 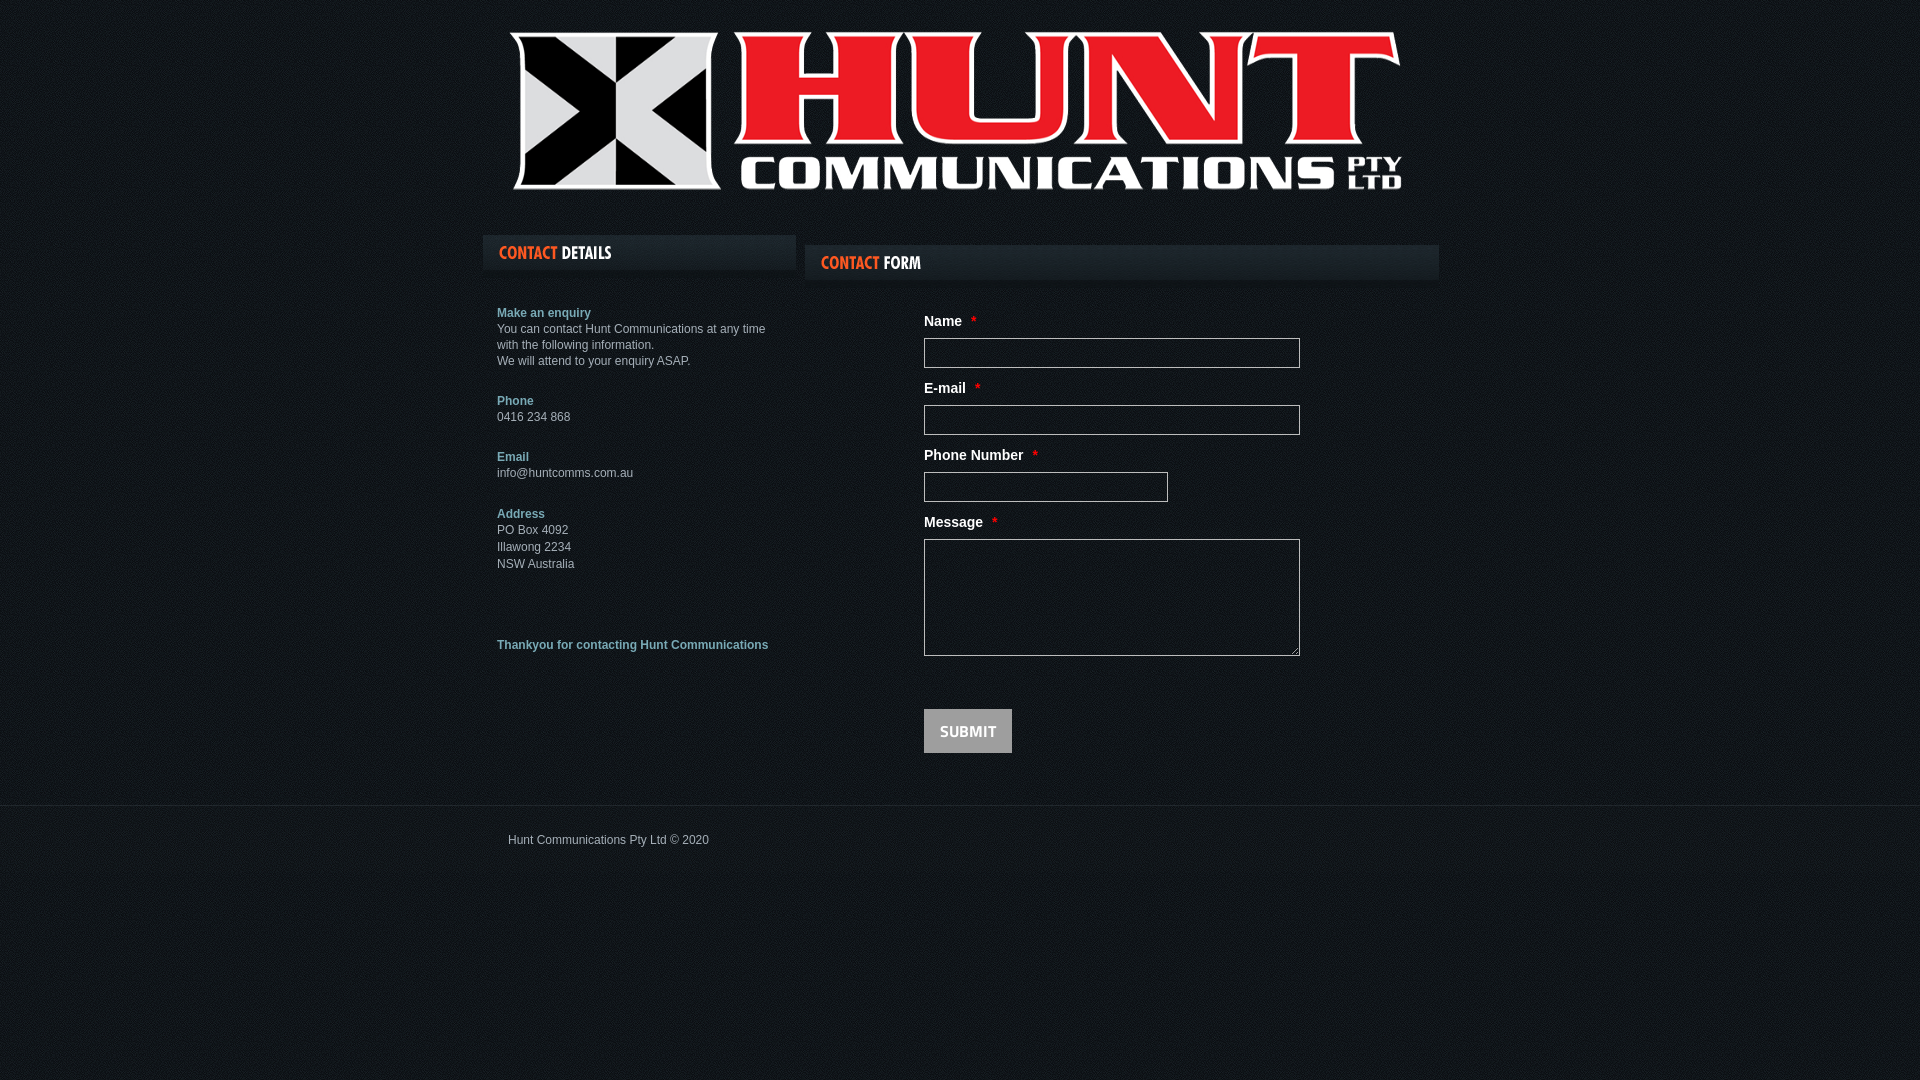 I want to click on 'SUBMIT', so click(x=968, y=731).